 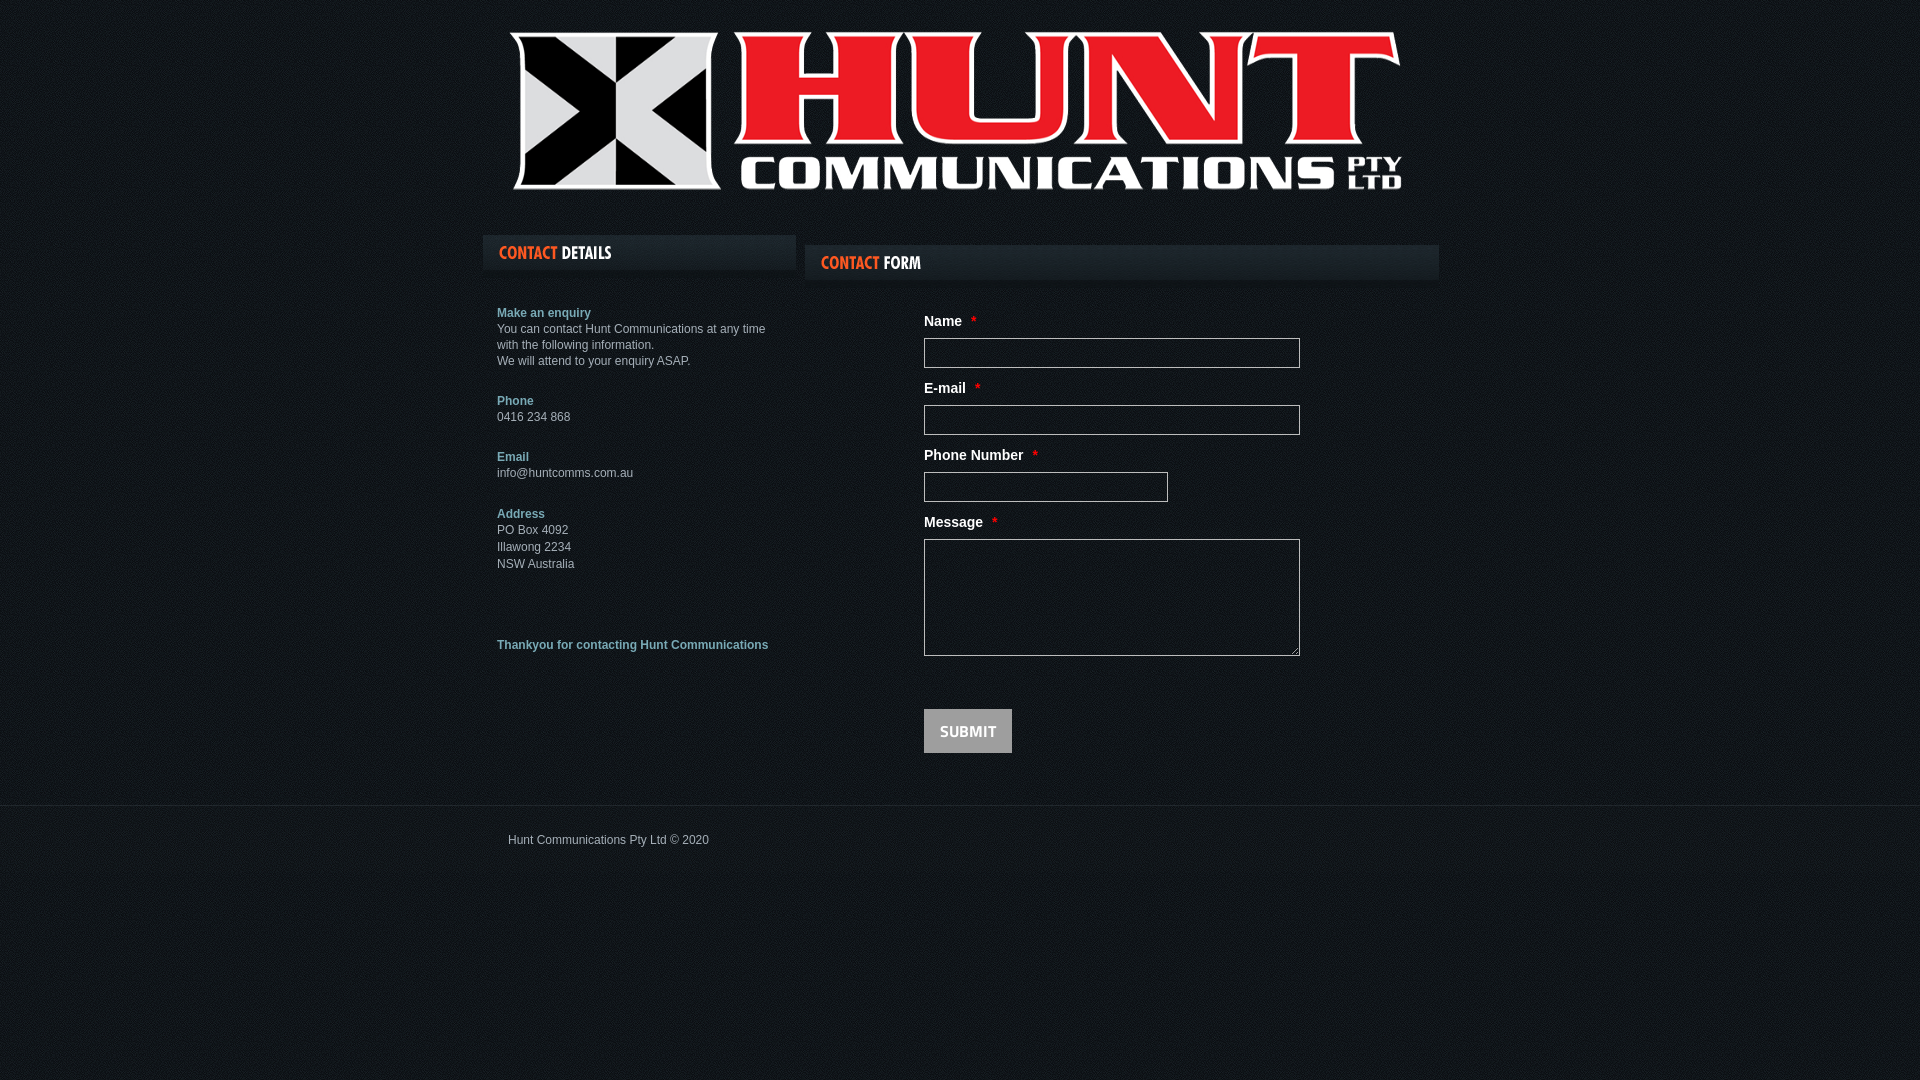 I want to click on 'SUBMIT', so click(x=968, y=731).